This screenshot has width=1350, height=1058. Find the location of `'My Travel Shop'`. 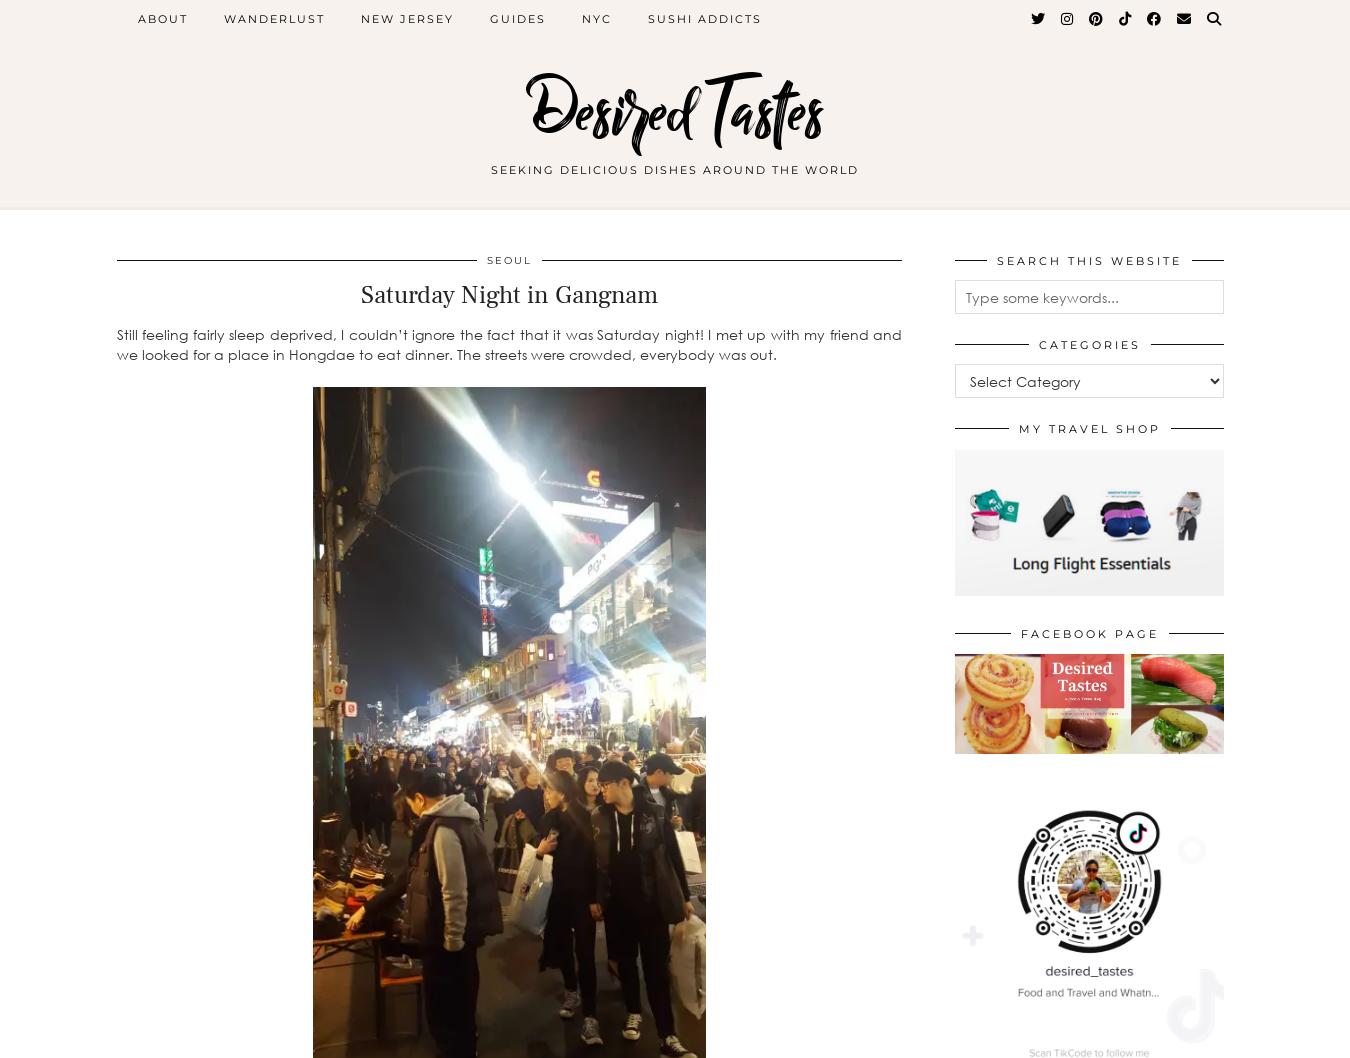

'My Travel Shop' is located at coordinates (1089, 429).